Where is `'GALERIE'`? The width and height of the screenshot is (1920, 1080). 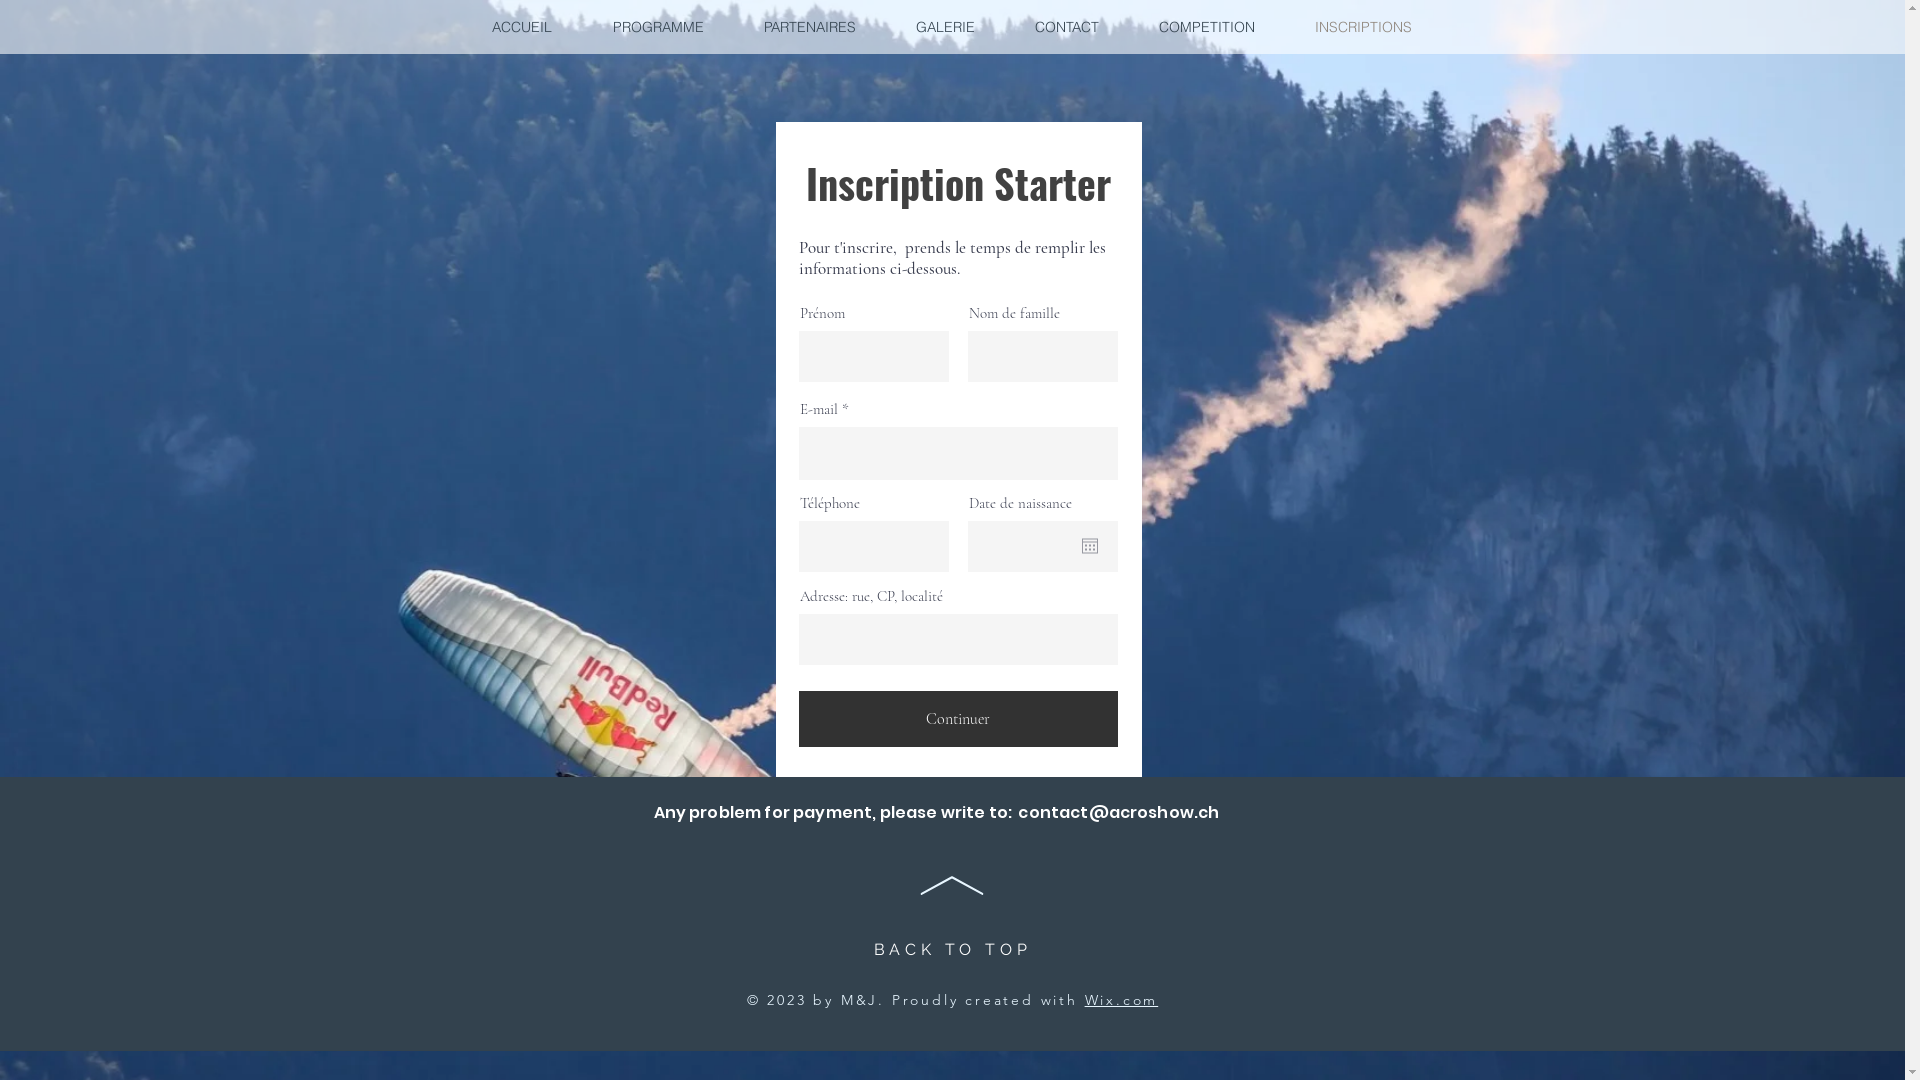
'GALERIE' is located at coordinates (885, 27).